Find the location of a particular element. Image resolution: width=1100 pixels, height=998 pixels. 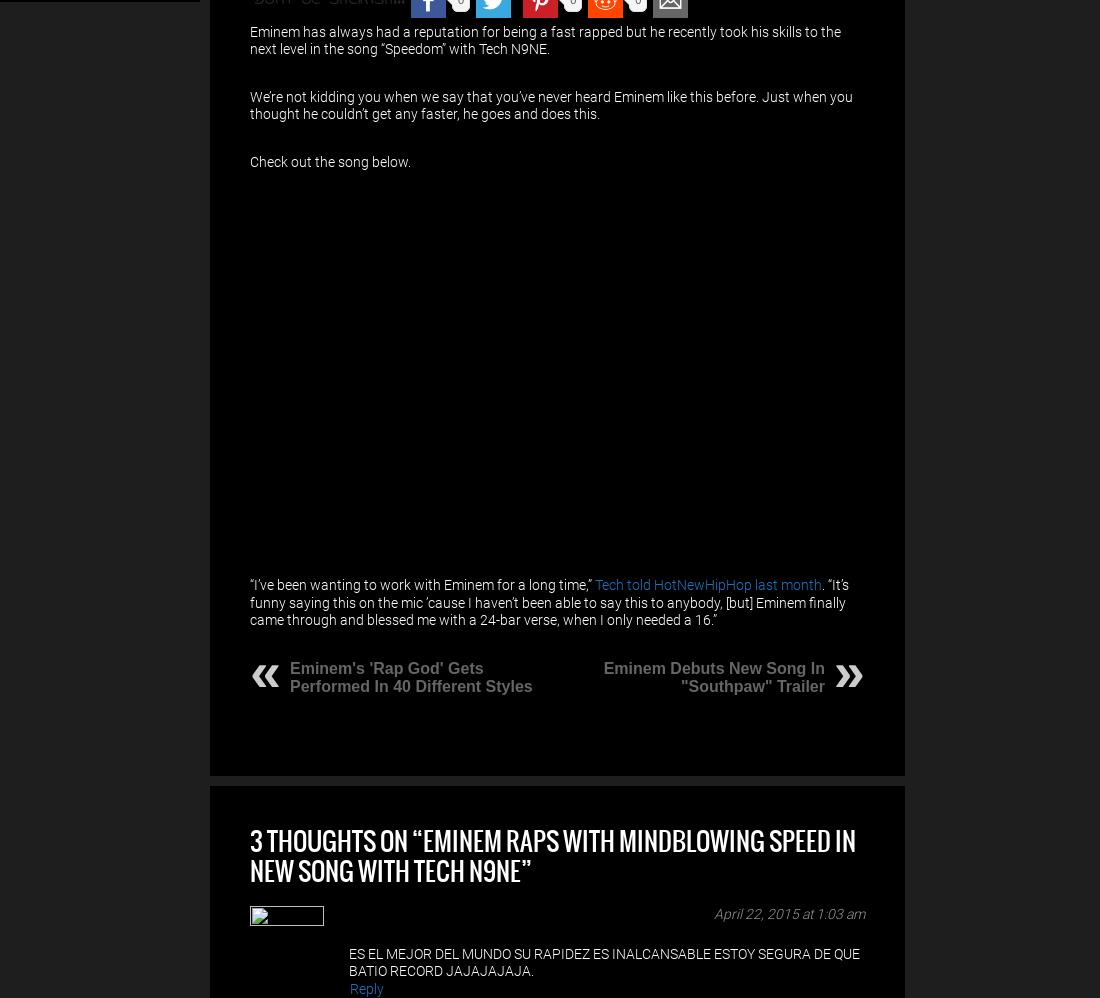

'Tech told HotNewHipHop last month' is located at coordinates (707, 584).